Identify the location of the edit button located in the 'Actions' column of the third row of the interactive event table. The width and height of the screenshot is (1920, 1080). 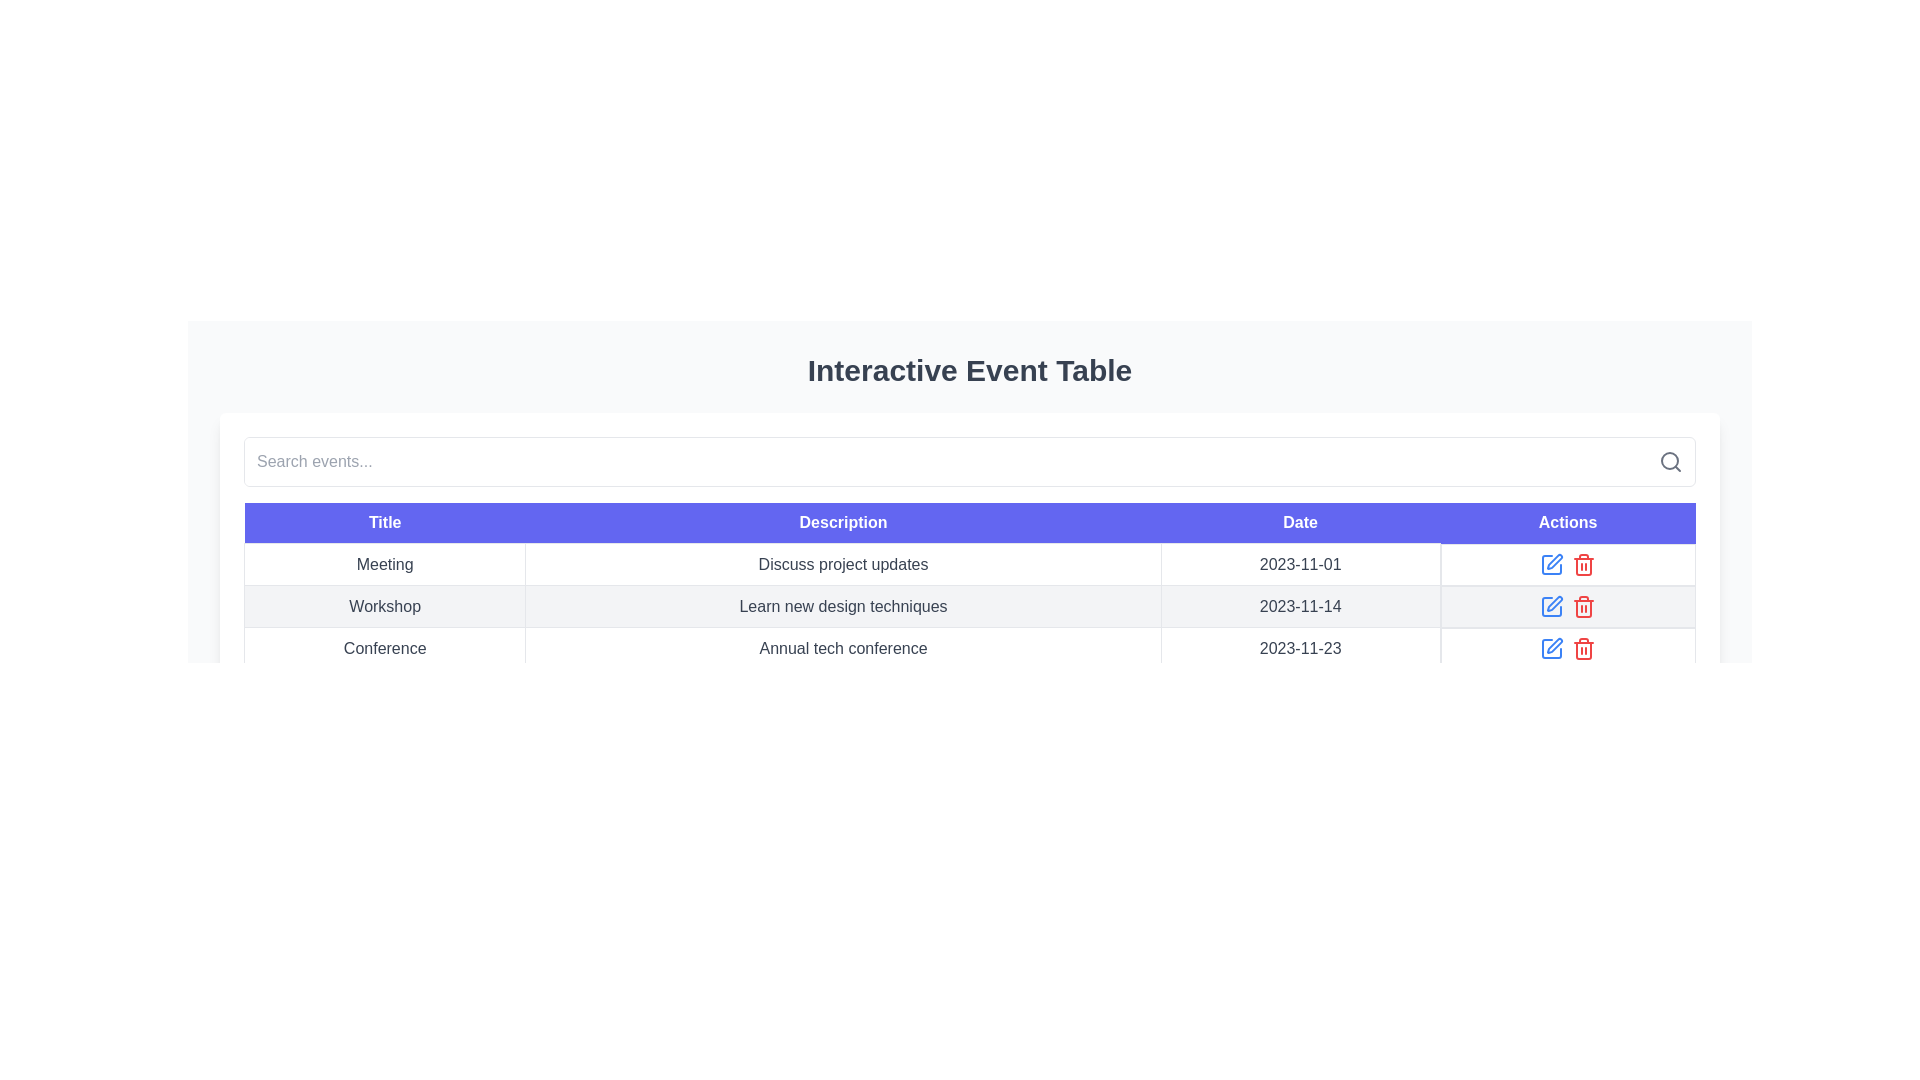
(1551, 648).